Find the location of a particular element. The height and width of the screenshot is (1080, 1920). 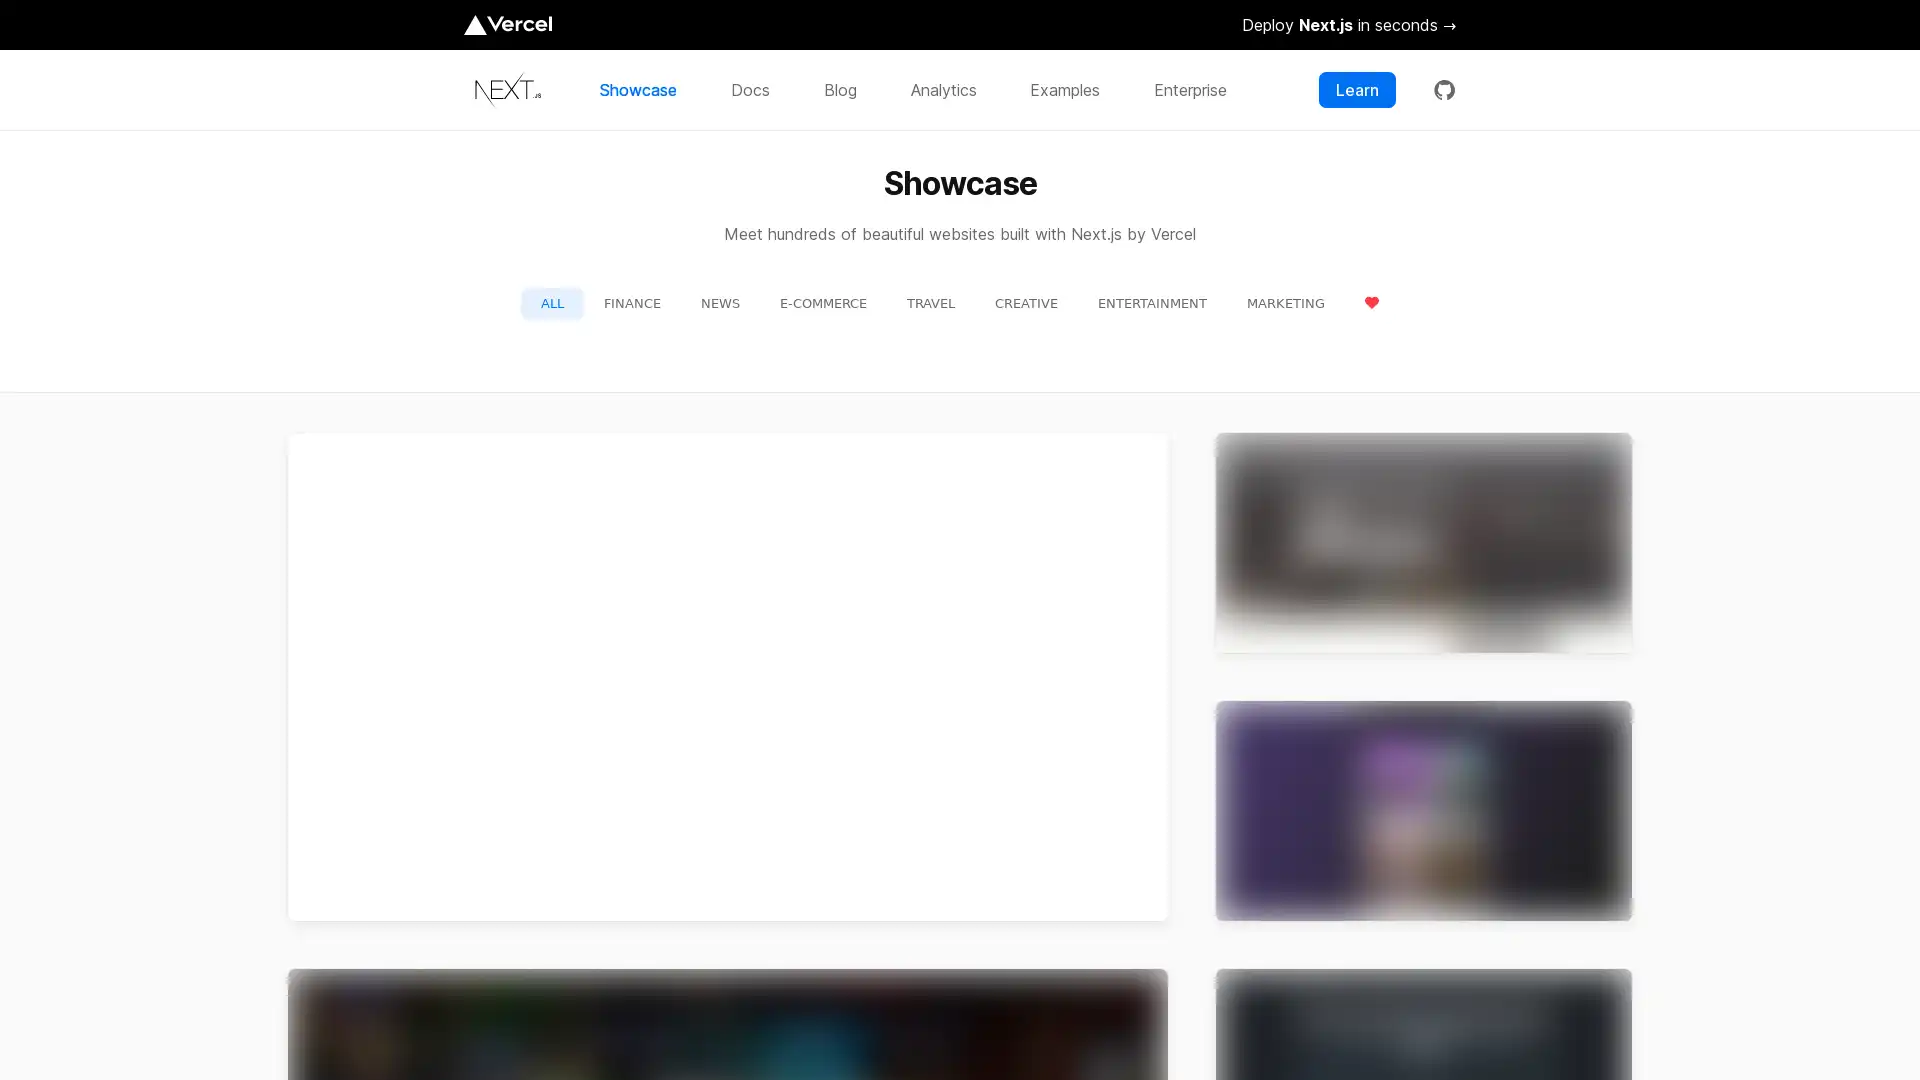

preview for TikTok TikTok https://m.tiktok.com is located at coordinates (727, 675).